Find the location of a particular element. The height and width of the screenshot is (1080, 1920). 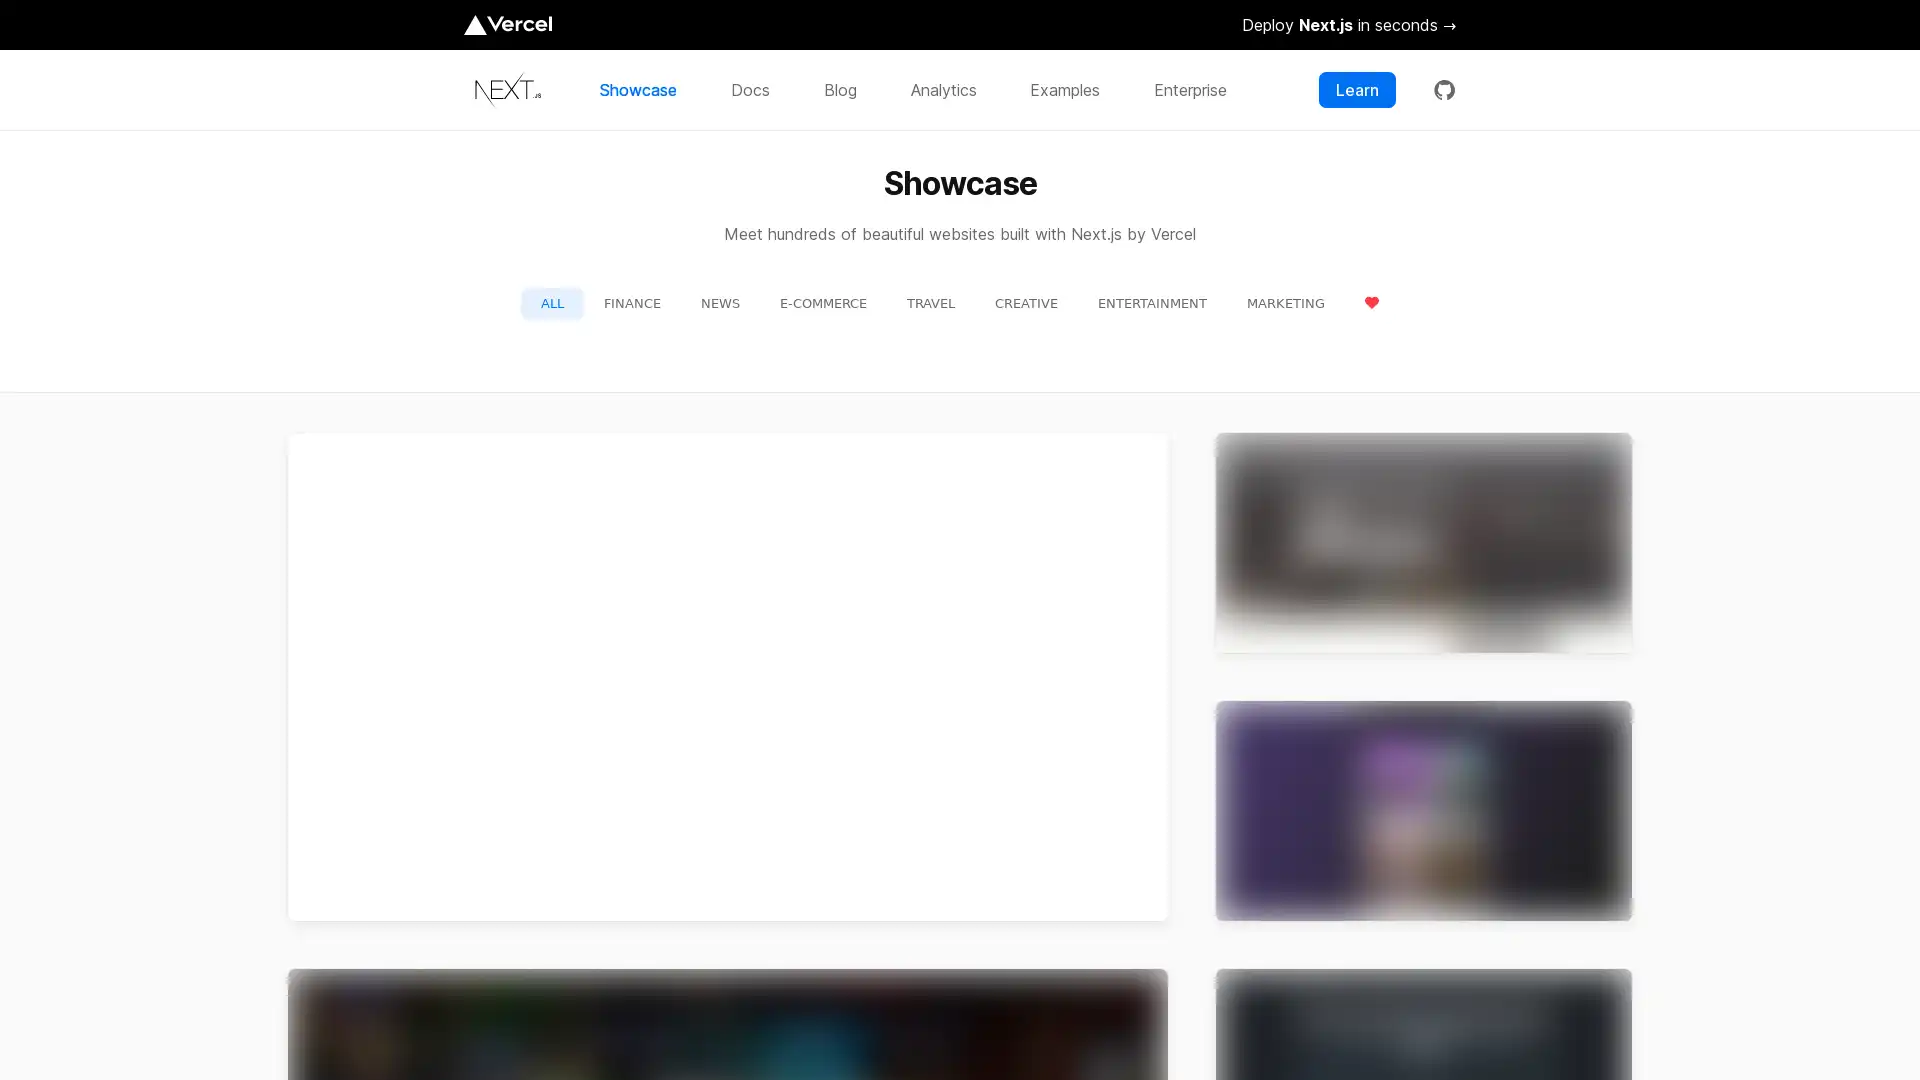

preview for TikTok TikTok https://m.tiktok.com is located at coordinates (727, 675).